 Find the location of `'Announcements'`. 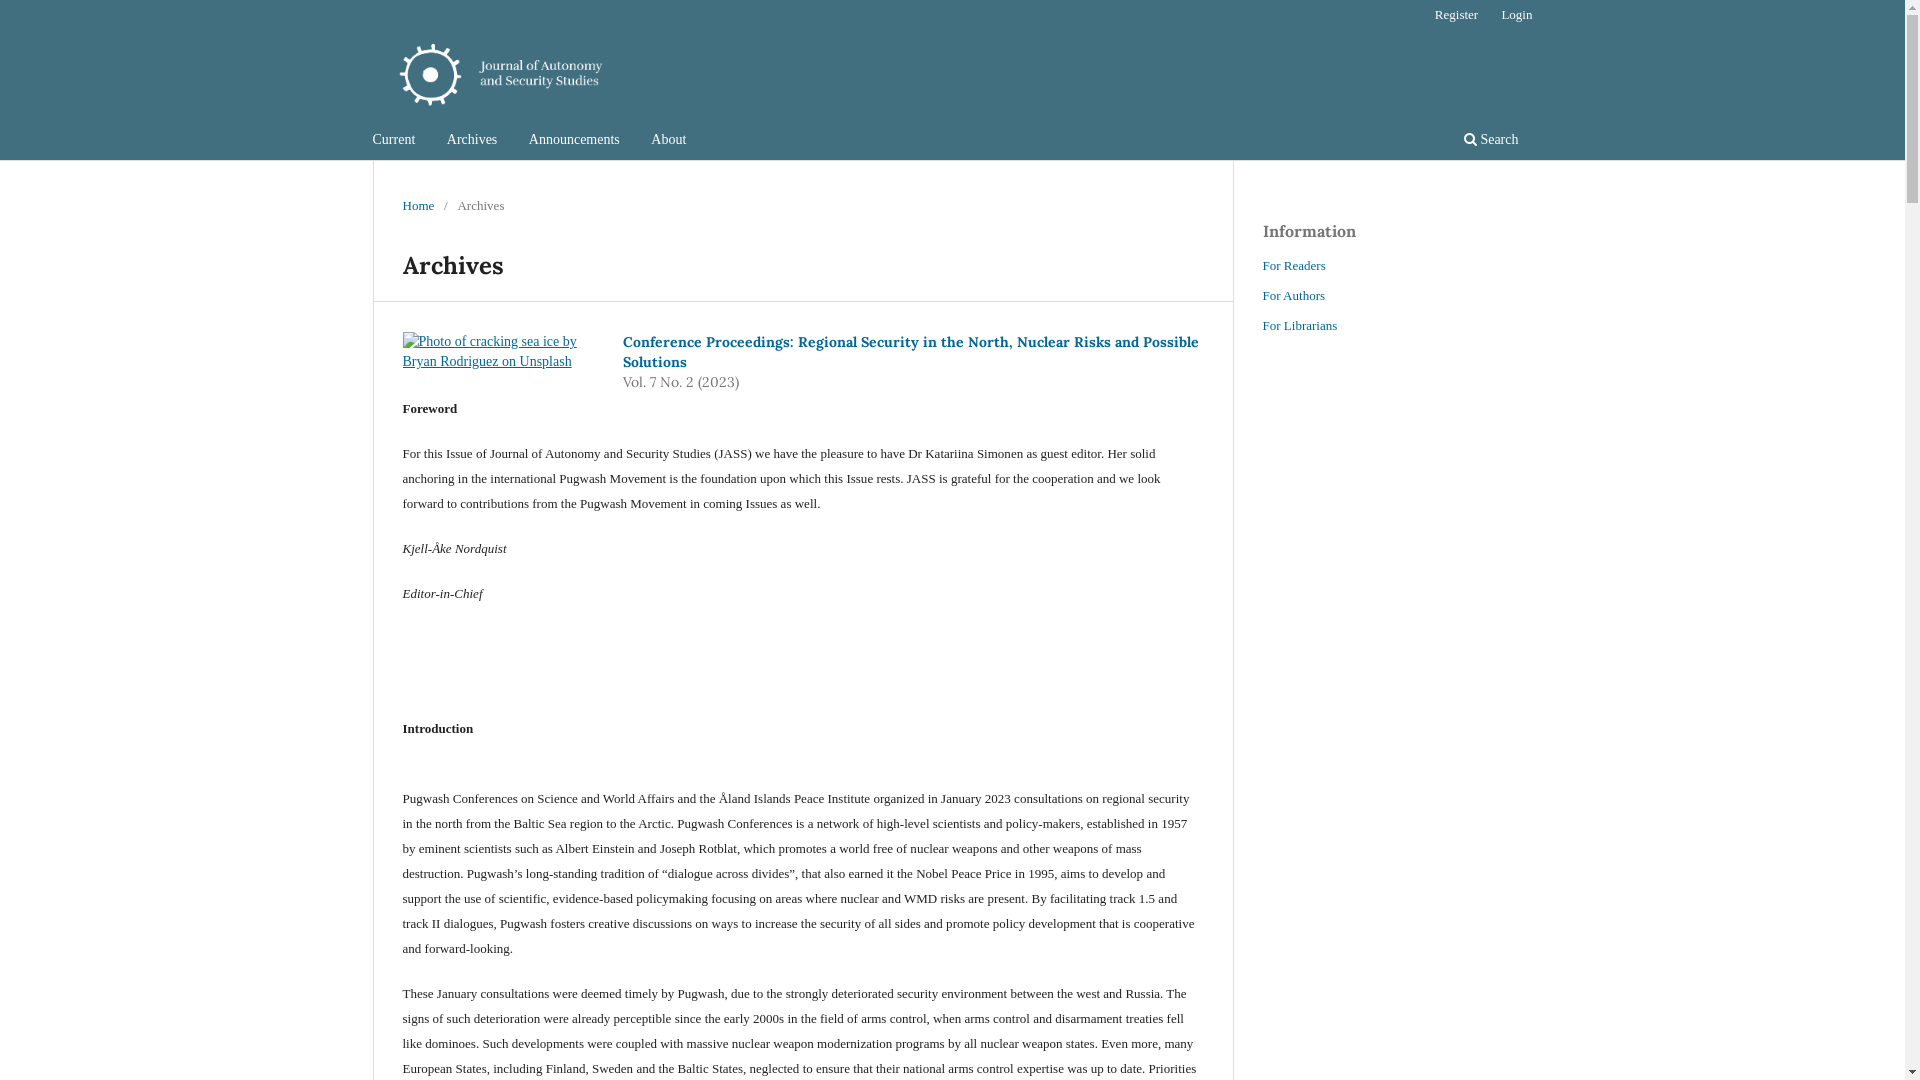

'Announcements' is located at coordinates (573, 141).